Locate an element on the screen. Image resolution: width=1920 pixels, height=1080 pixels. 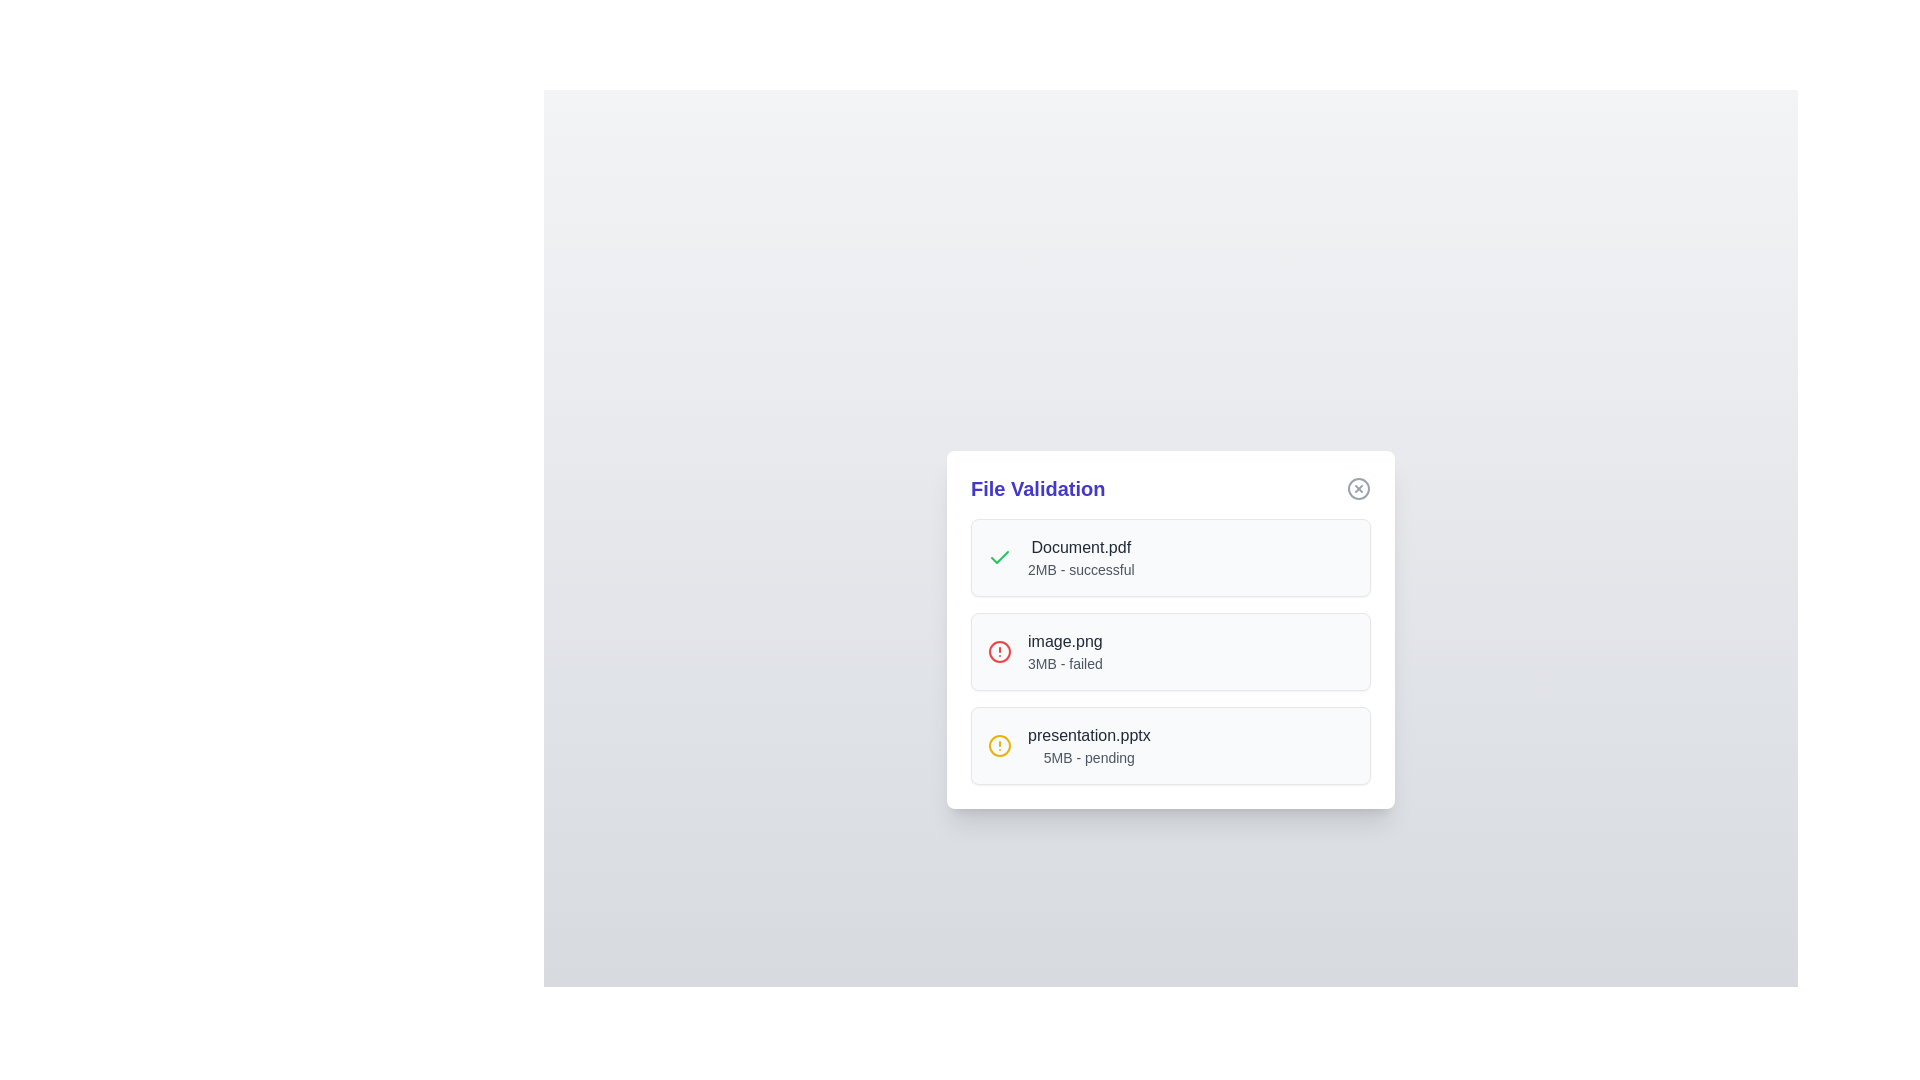
the close button of the File Validation Dialog is located at coordinates (1358, 489).